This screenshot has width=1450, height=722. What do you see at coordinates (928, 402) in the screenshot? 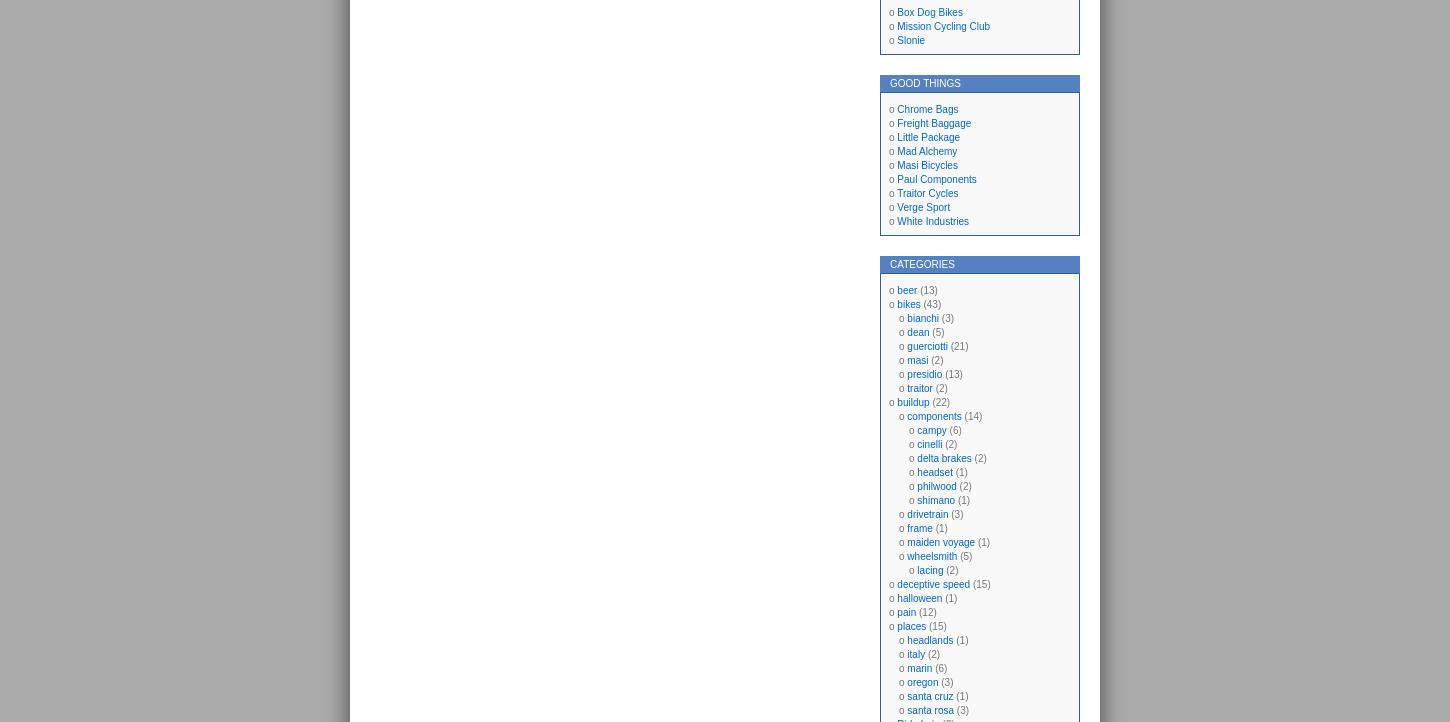
I see `'(22)'` at bounding box center [928, 402].